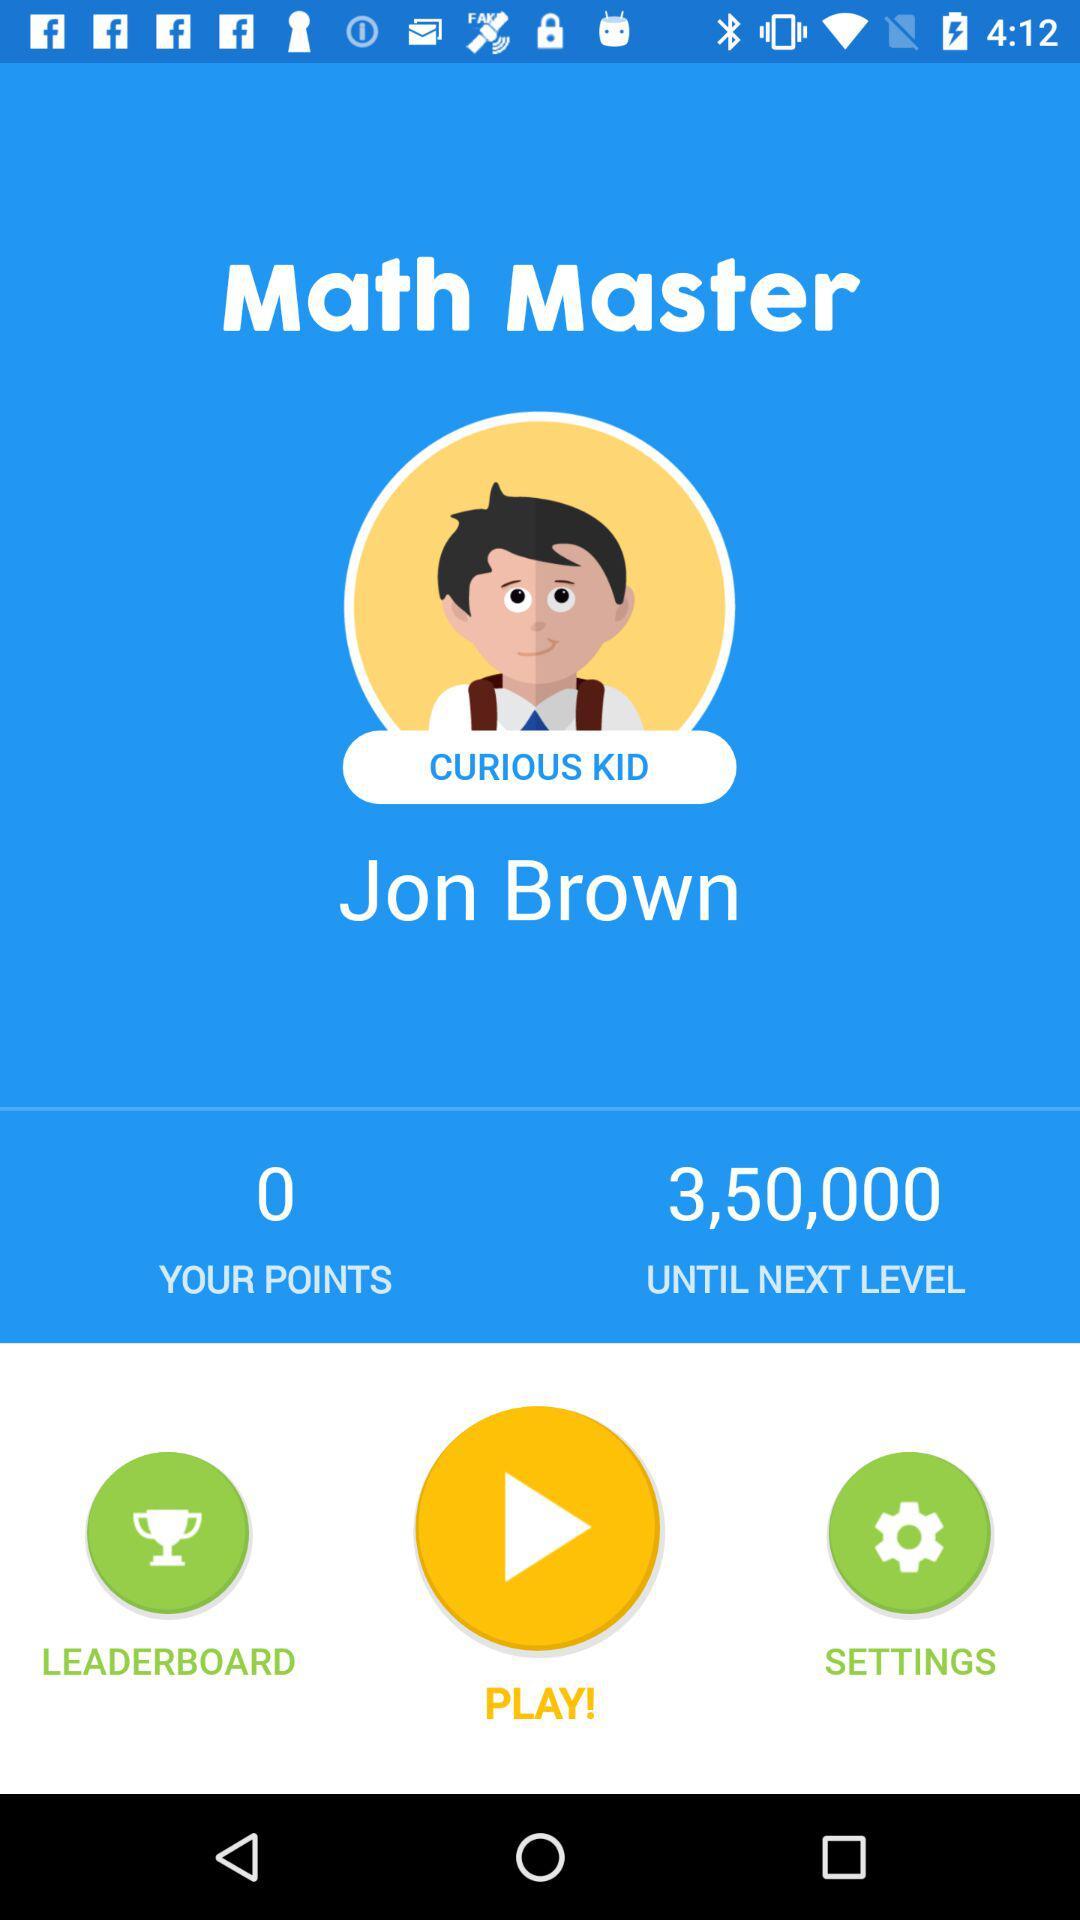  Describe the element at coordinates (538, 1701) in the screenshot. I see `play! icon` at that location.